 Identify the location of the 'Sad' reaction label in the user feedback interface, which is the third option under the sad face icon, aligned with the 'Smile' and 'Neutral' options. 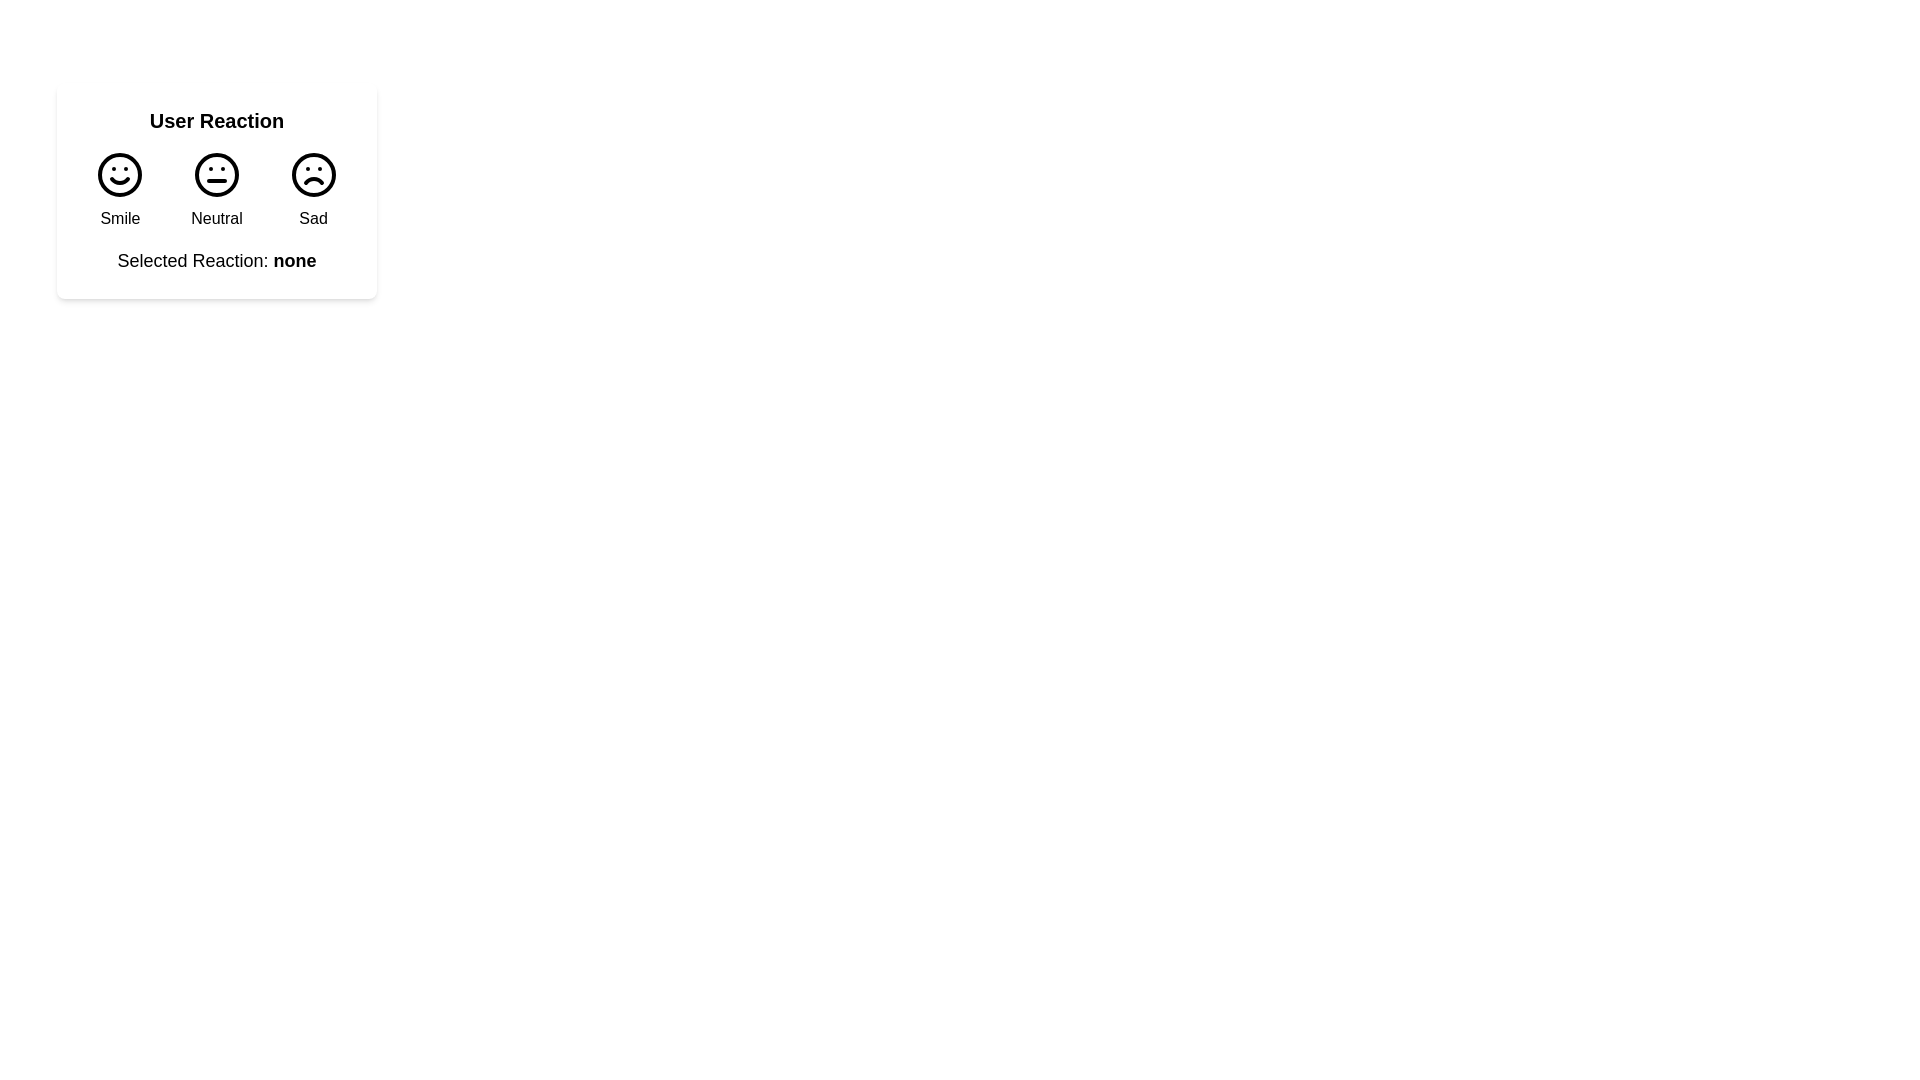
(312, 219).